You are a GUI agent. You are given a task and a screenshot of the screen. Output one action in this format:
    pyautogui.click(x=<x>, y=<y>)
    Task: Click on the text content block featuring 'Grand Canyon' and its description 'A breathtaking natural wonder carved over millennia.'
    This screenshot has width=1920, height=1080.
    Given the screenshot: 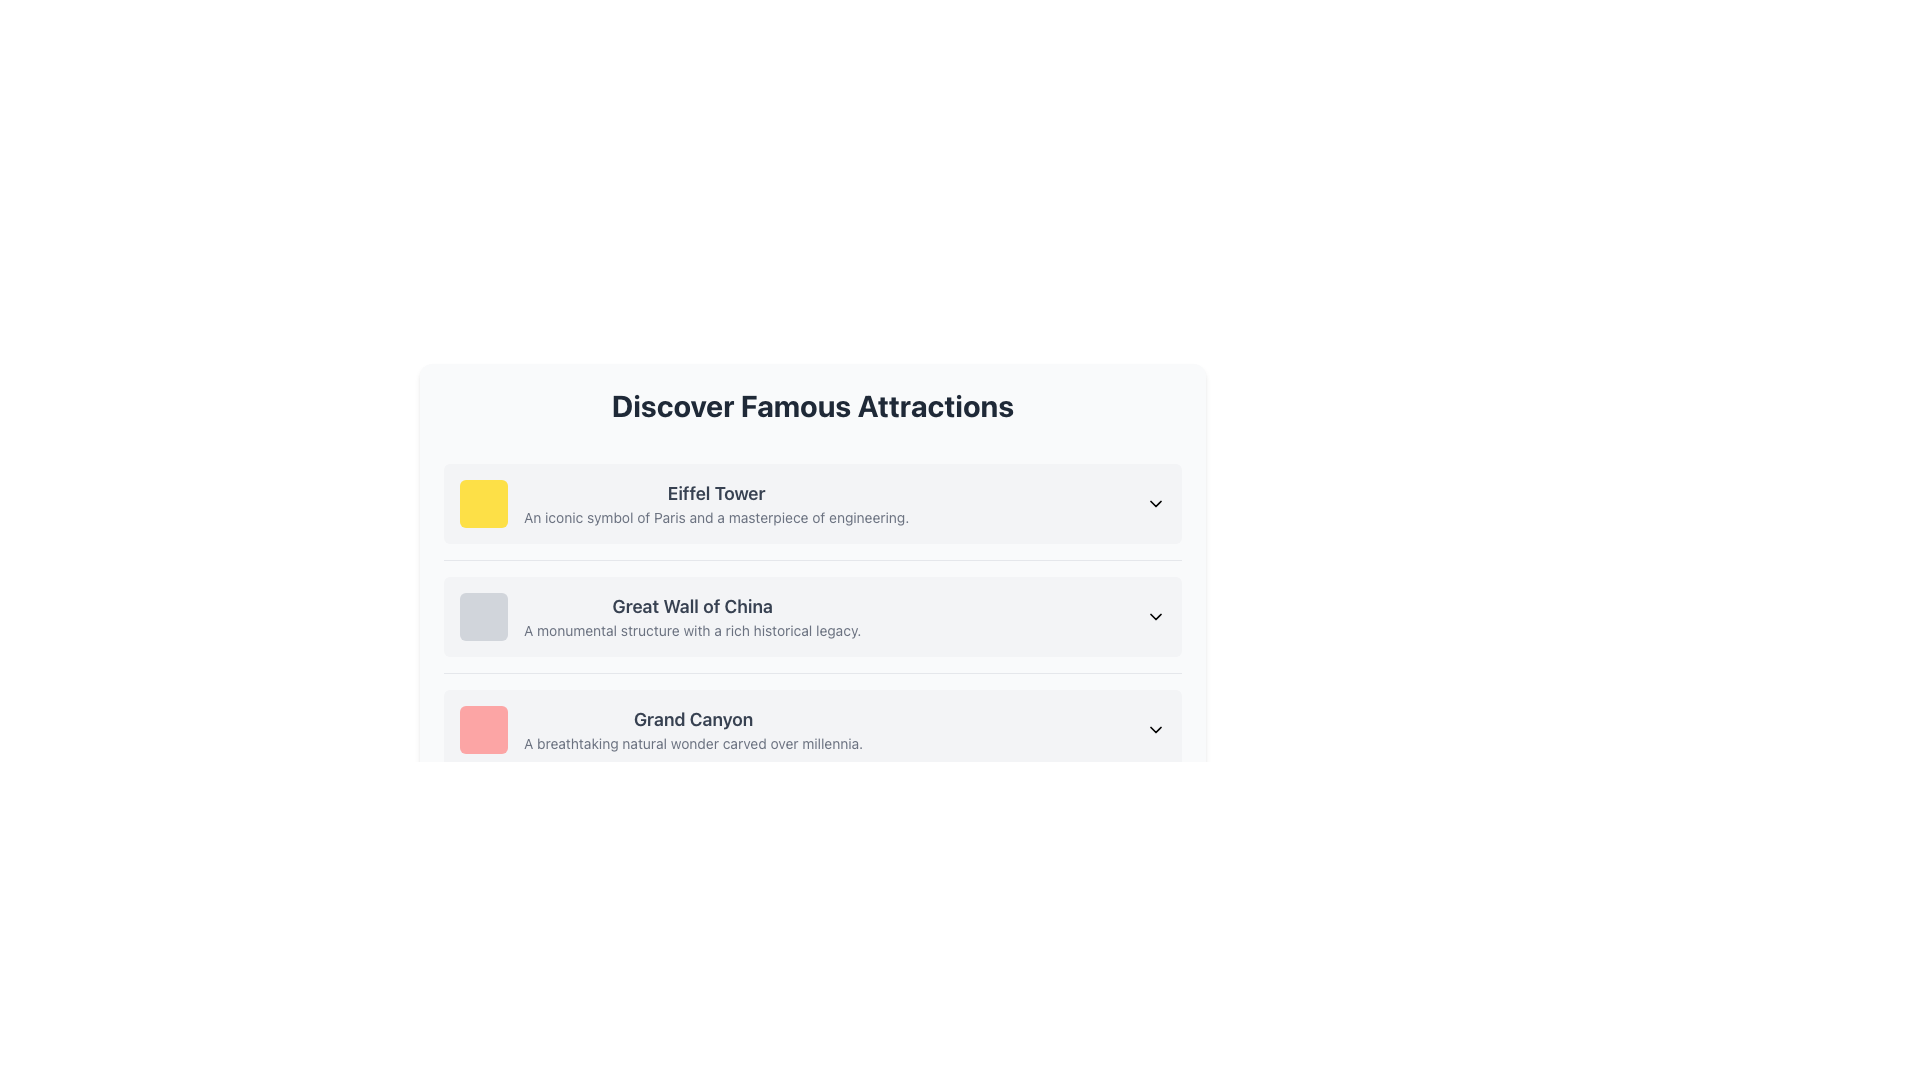 What is the action you would take?
    pyautogui.click(x=693, y=729)
    